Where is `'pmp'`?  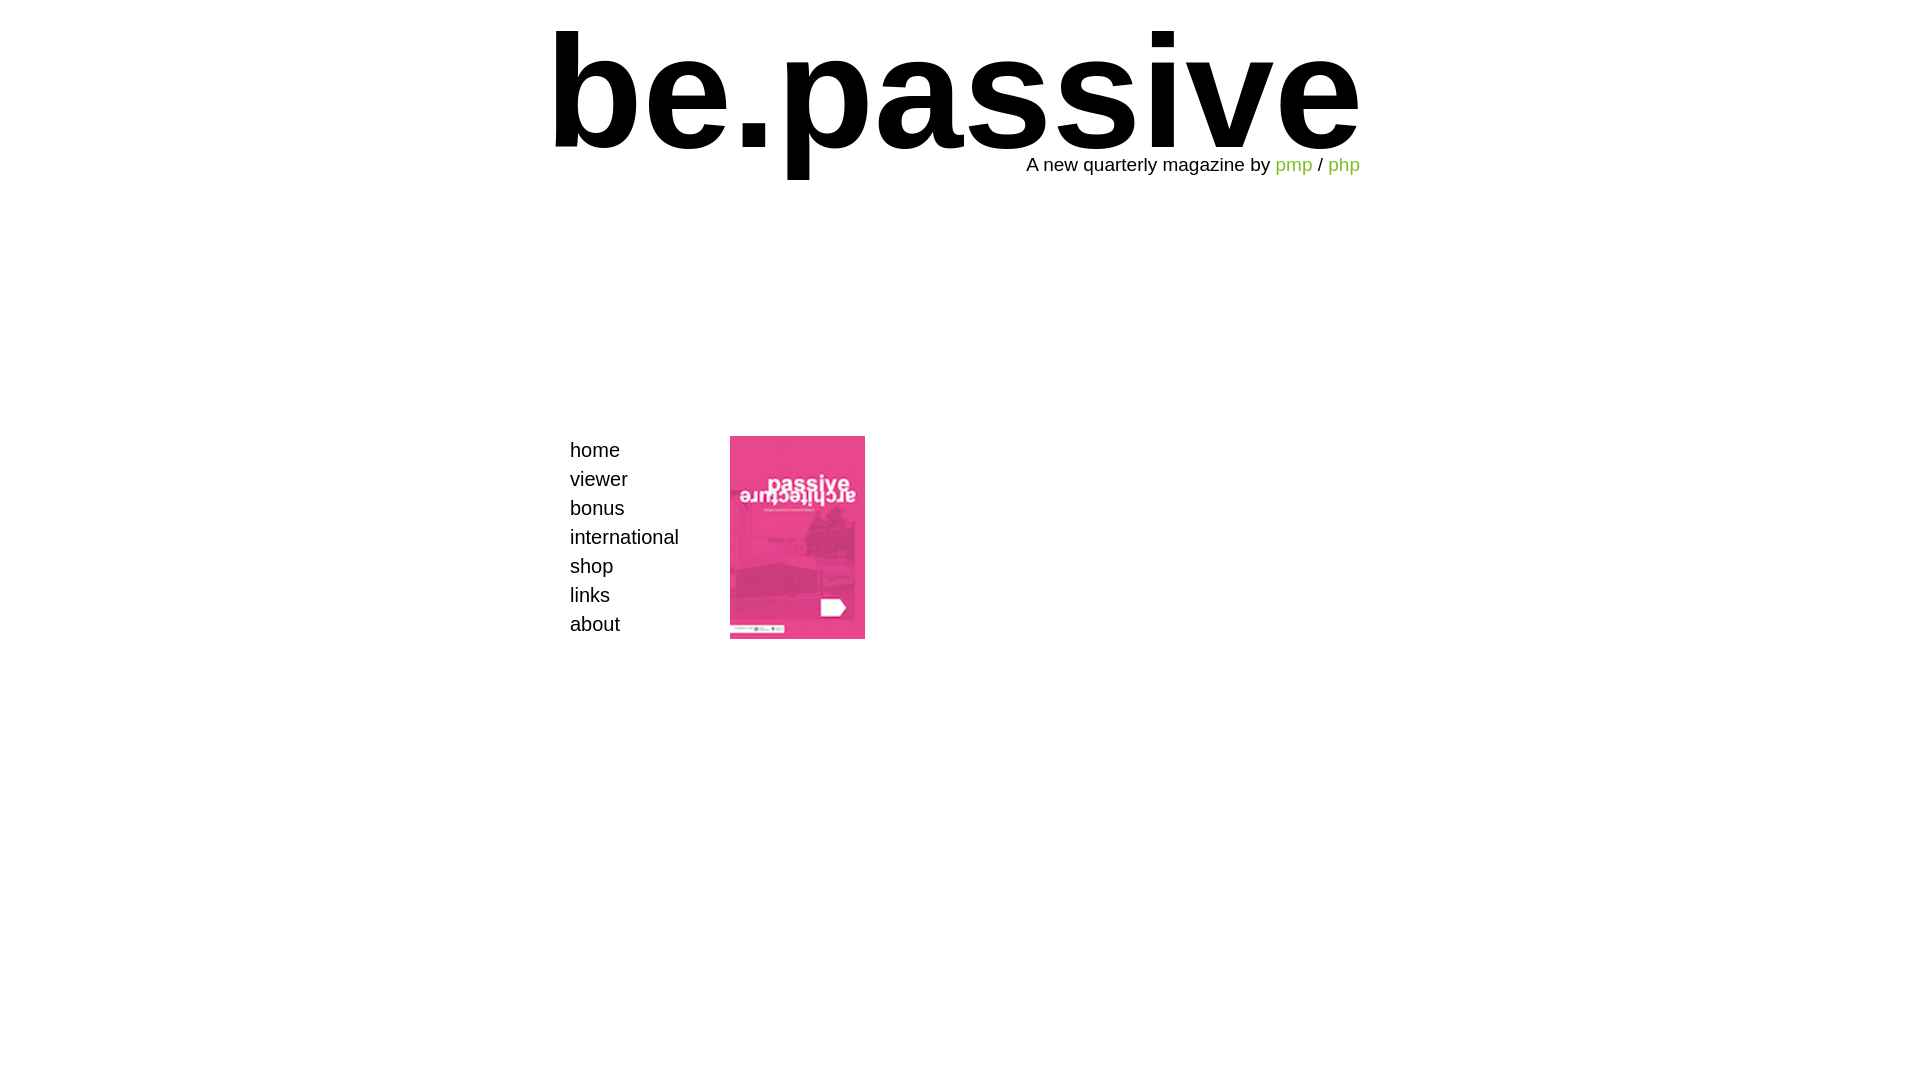 'pmp' is located at coordinates (1293, 163).